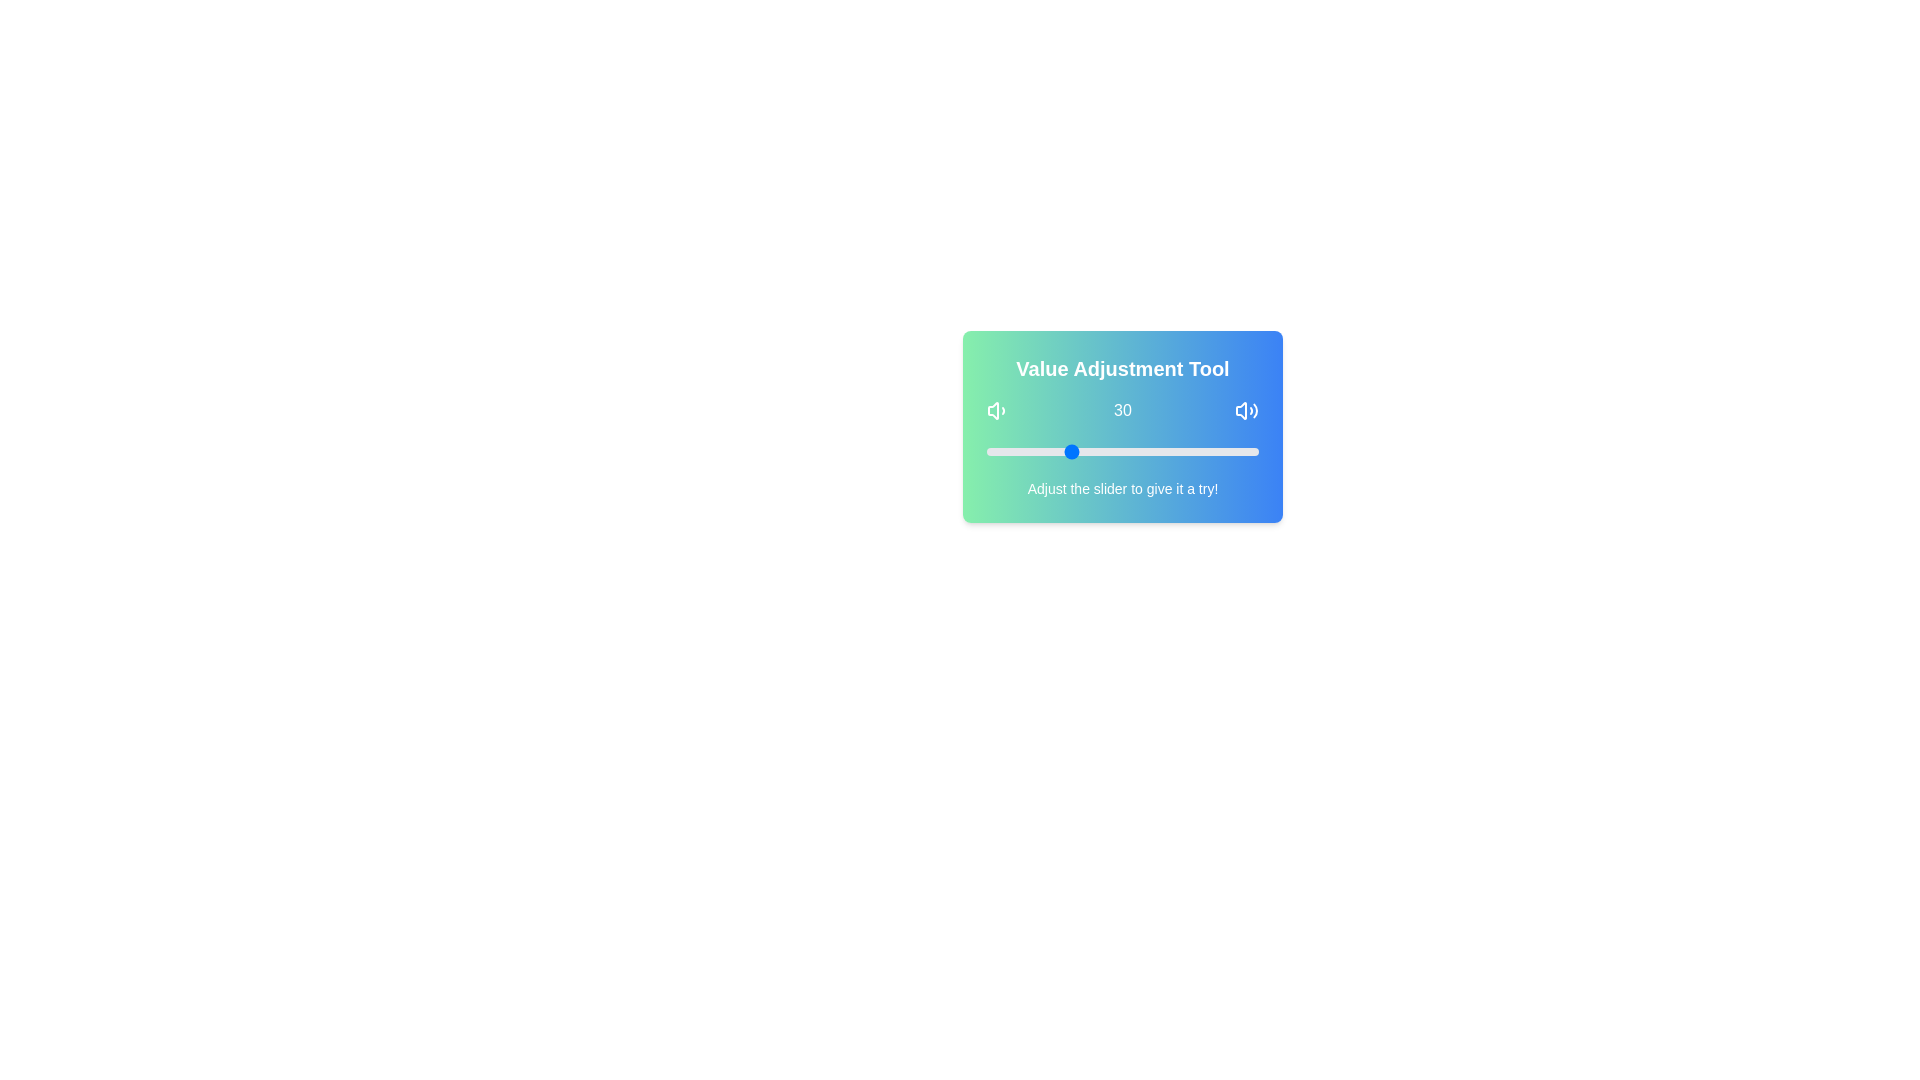 This screenshot has width=1920, height=1080. Describe the element at coordinates (1233, 451) in the screenshot. I see `the slider` at that location.